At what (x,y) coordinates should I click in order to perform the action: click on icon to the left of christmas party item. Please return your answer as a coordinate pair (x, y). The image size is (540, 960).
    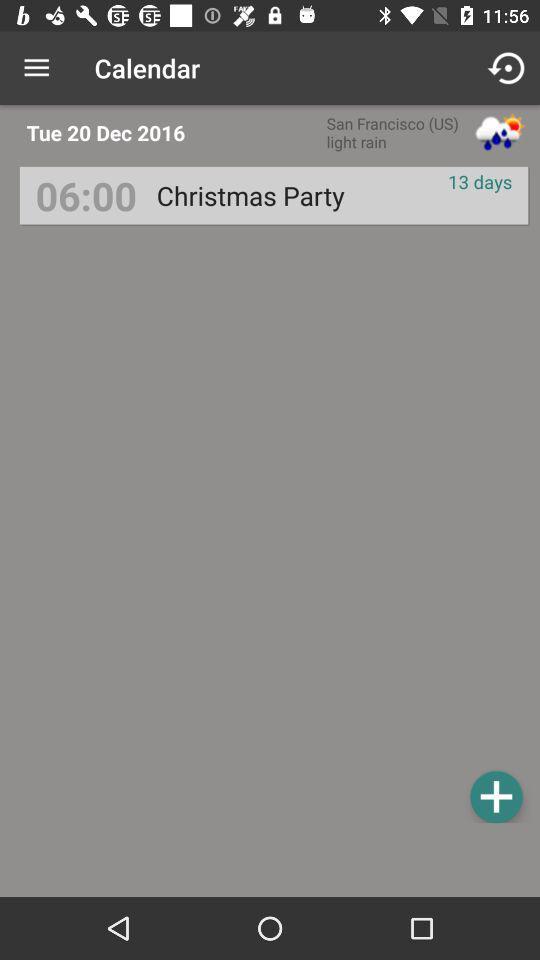
    Looking at the image, I should click on (85, 195).